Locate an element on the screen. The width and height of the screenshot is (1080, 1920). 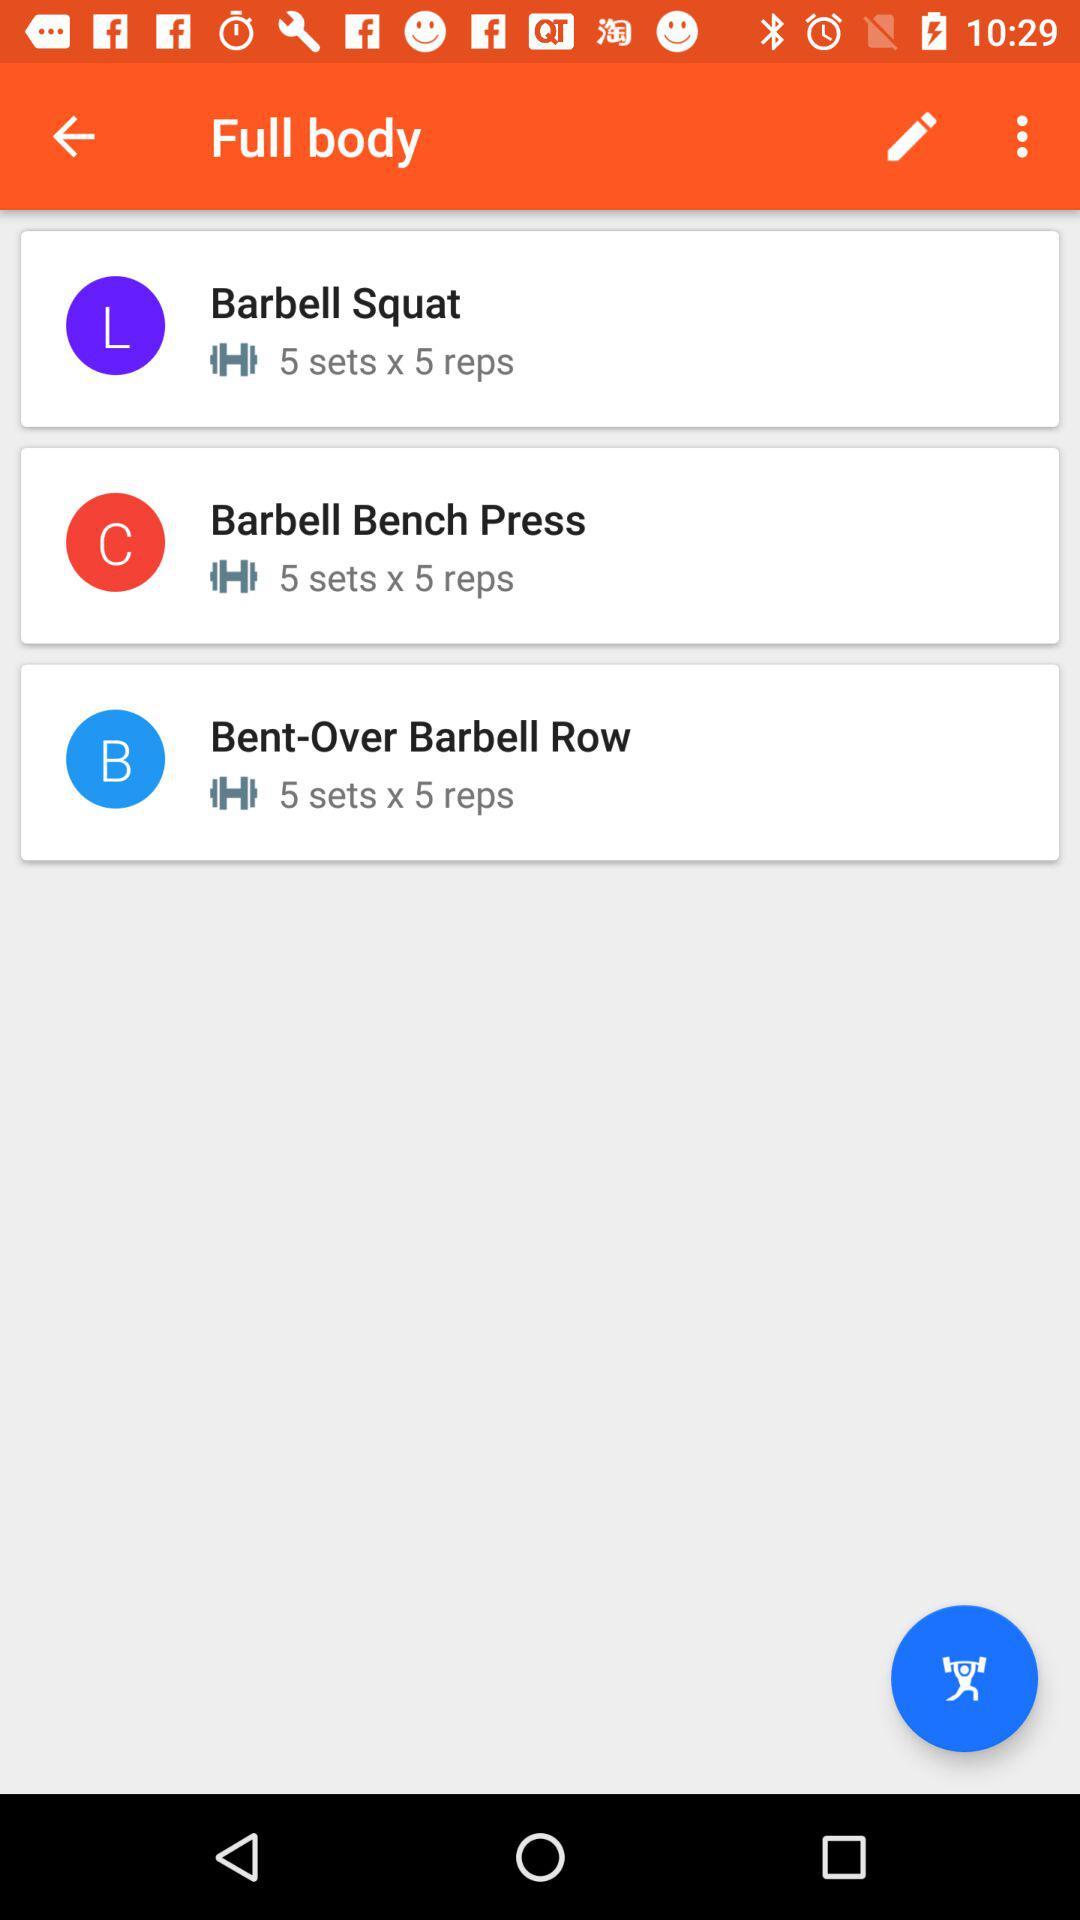
the item next to the full body is located at coordinates (72, 135).